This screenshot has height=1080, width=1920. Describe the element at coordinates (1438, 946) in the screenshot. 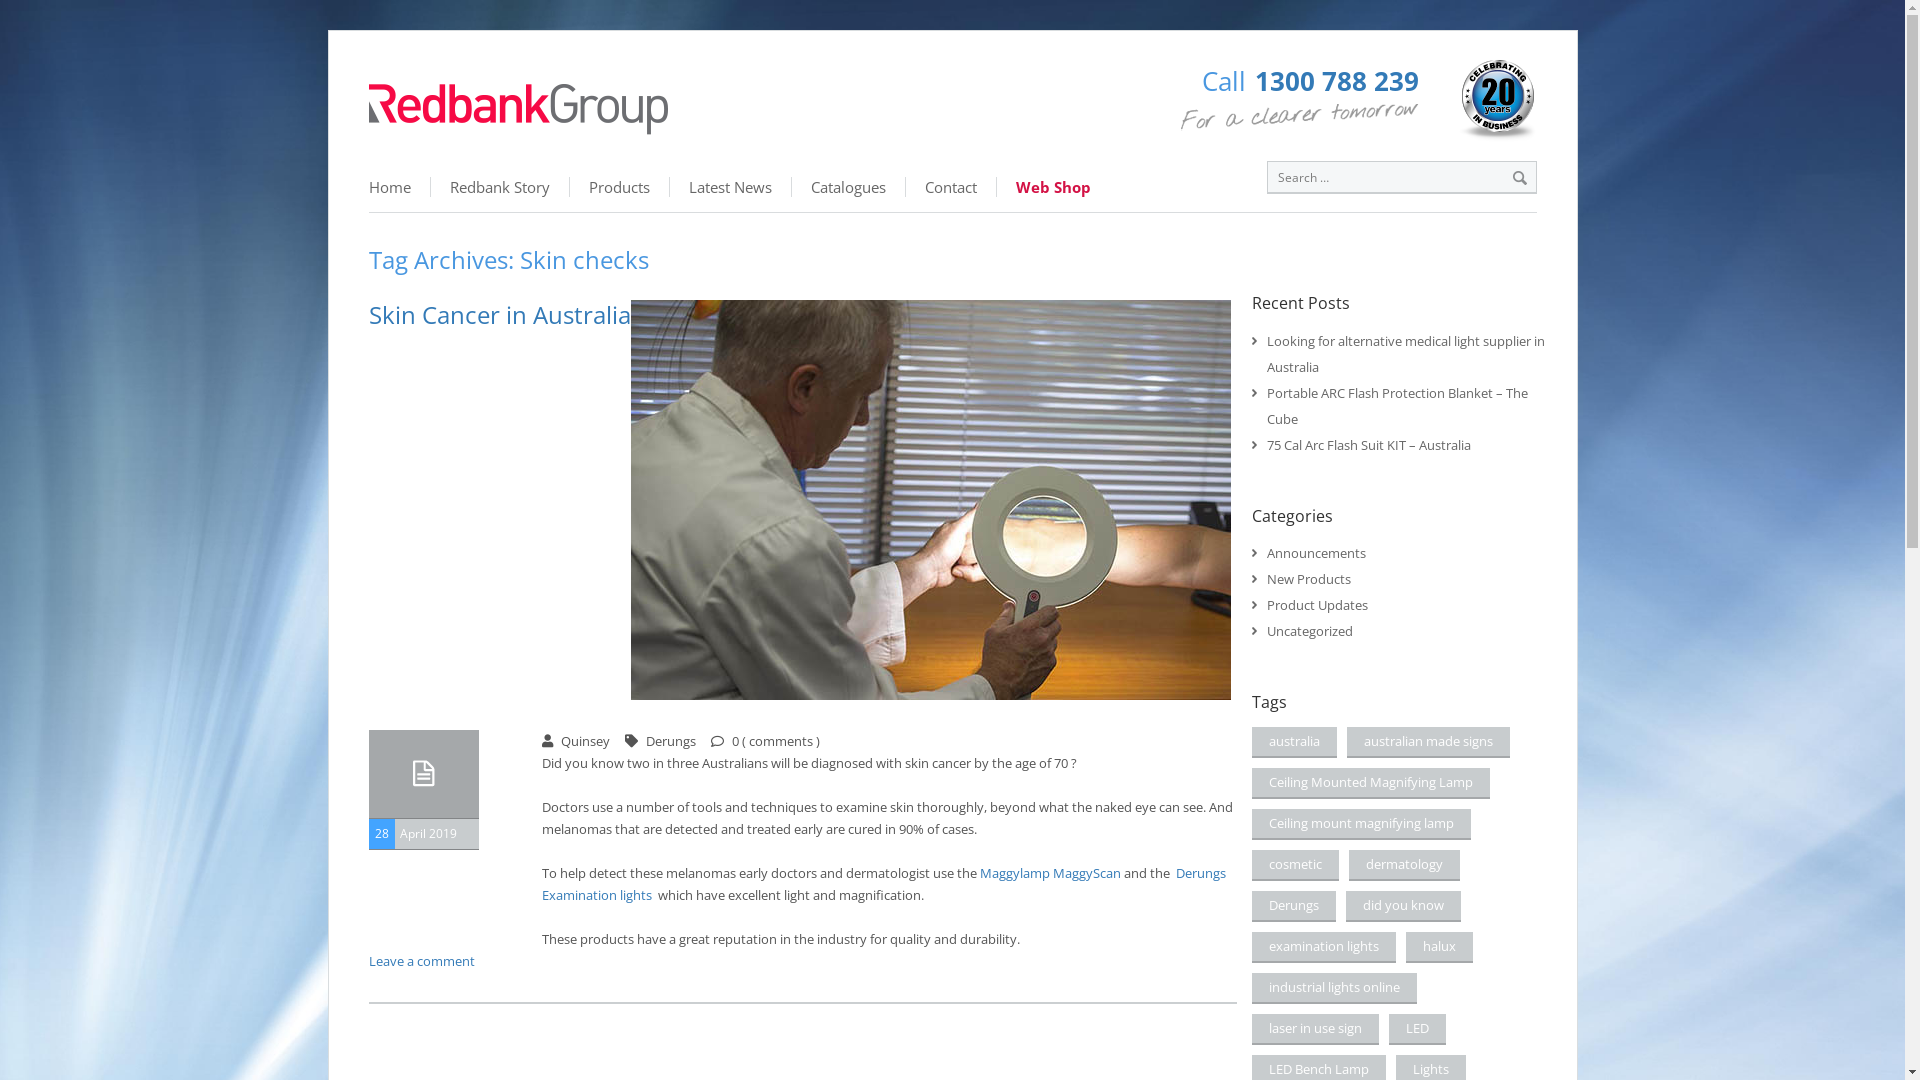

I see `'halux'` at that location.